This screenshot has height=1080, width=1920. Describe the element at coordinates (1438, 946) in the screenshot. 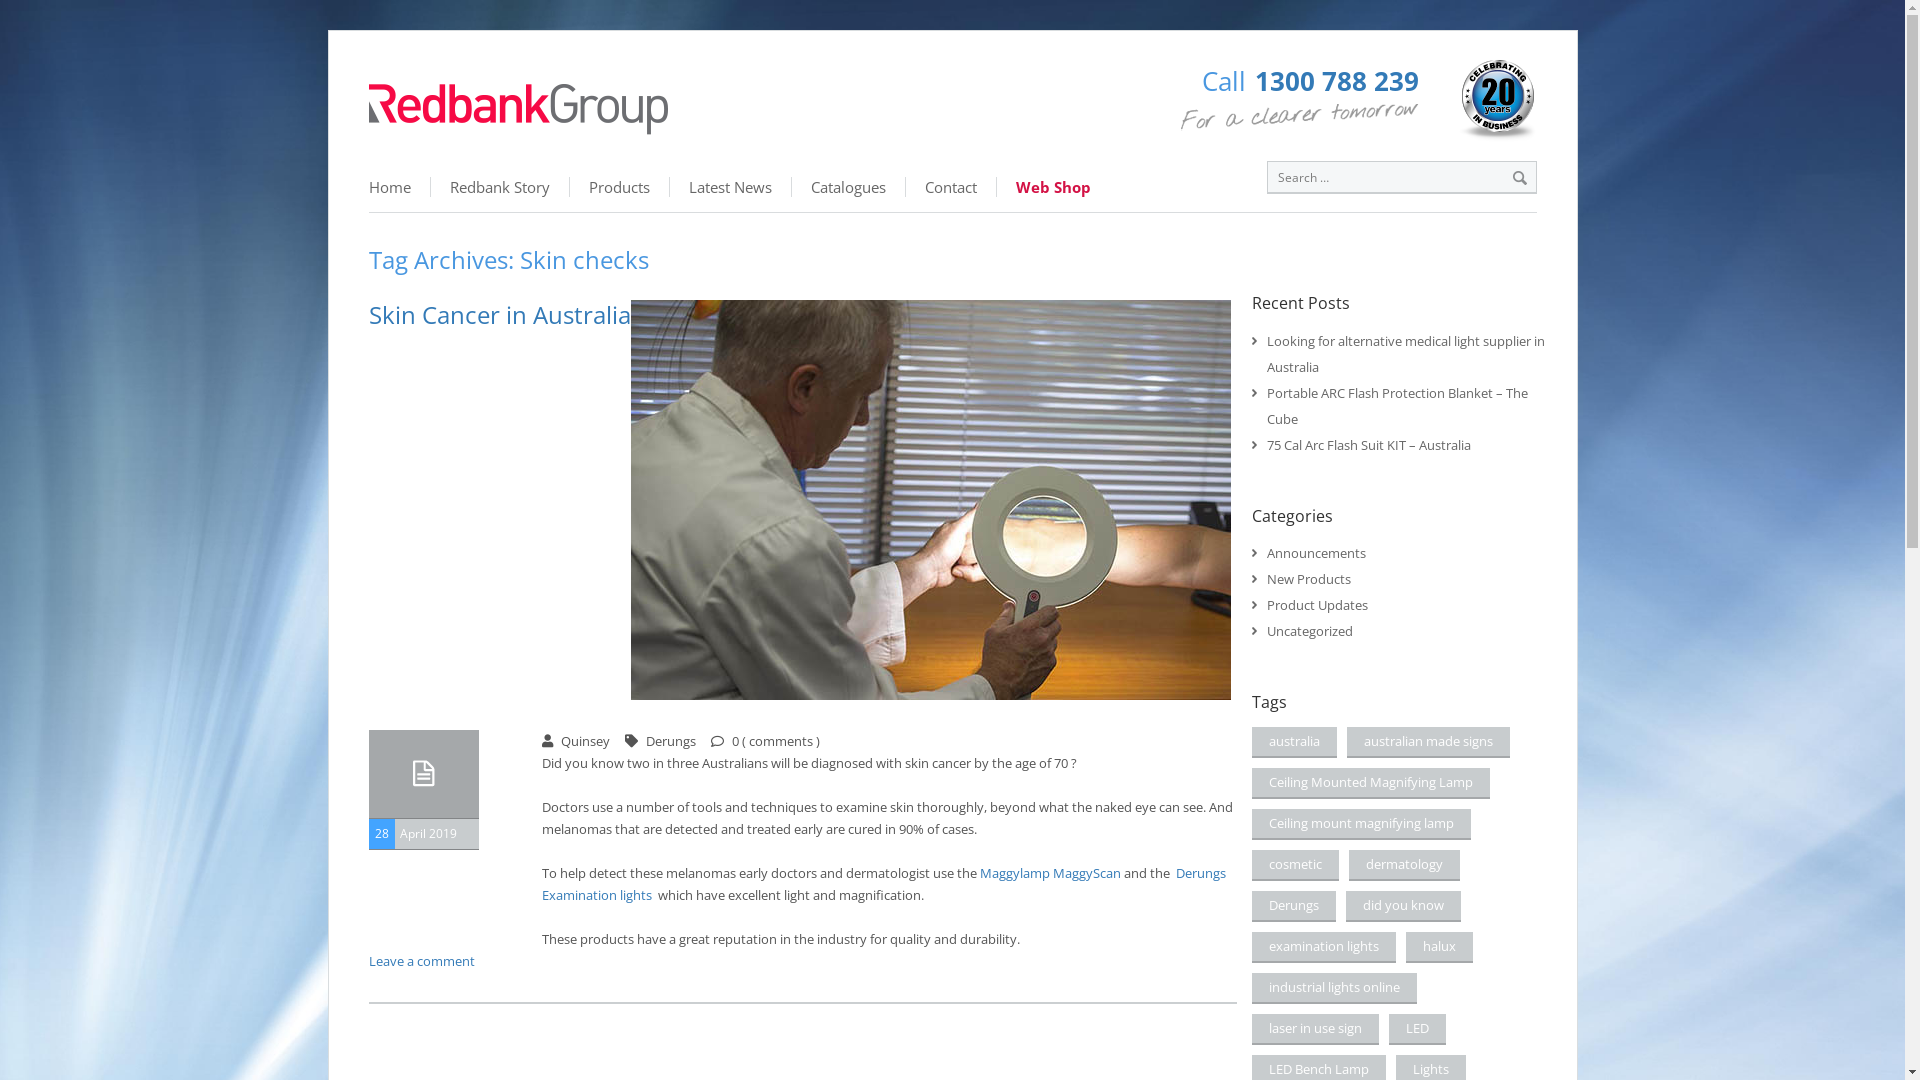

I see `'halux'` at that location.